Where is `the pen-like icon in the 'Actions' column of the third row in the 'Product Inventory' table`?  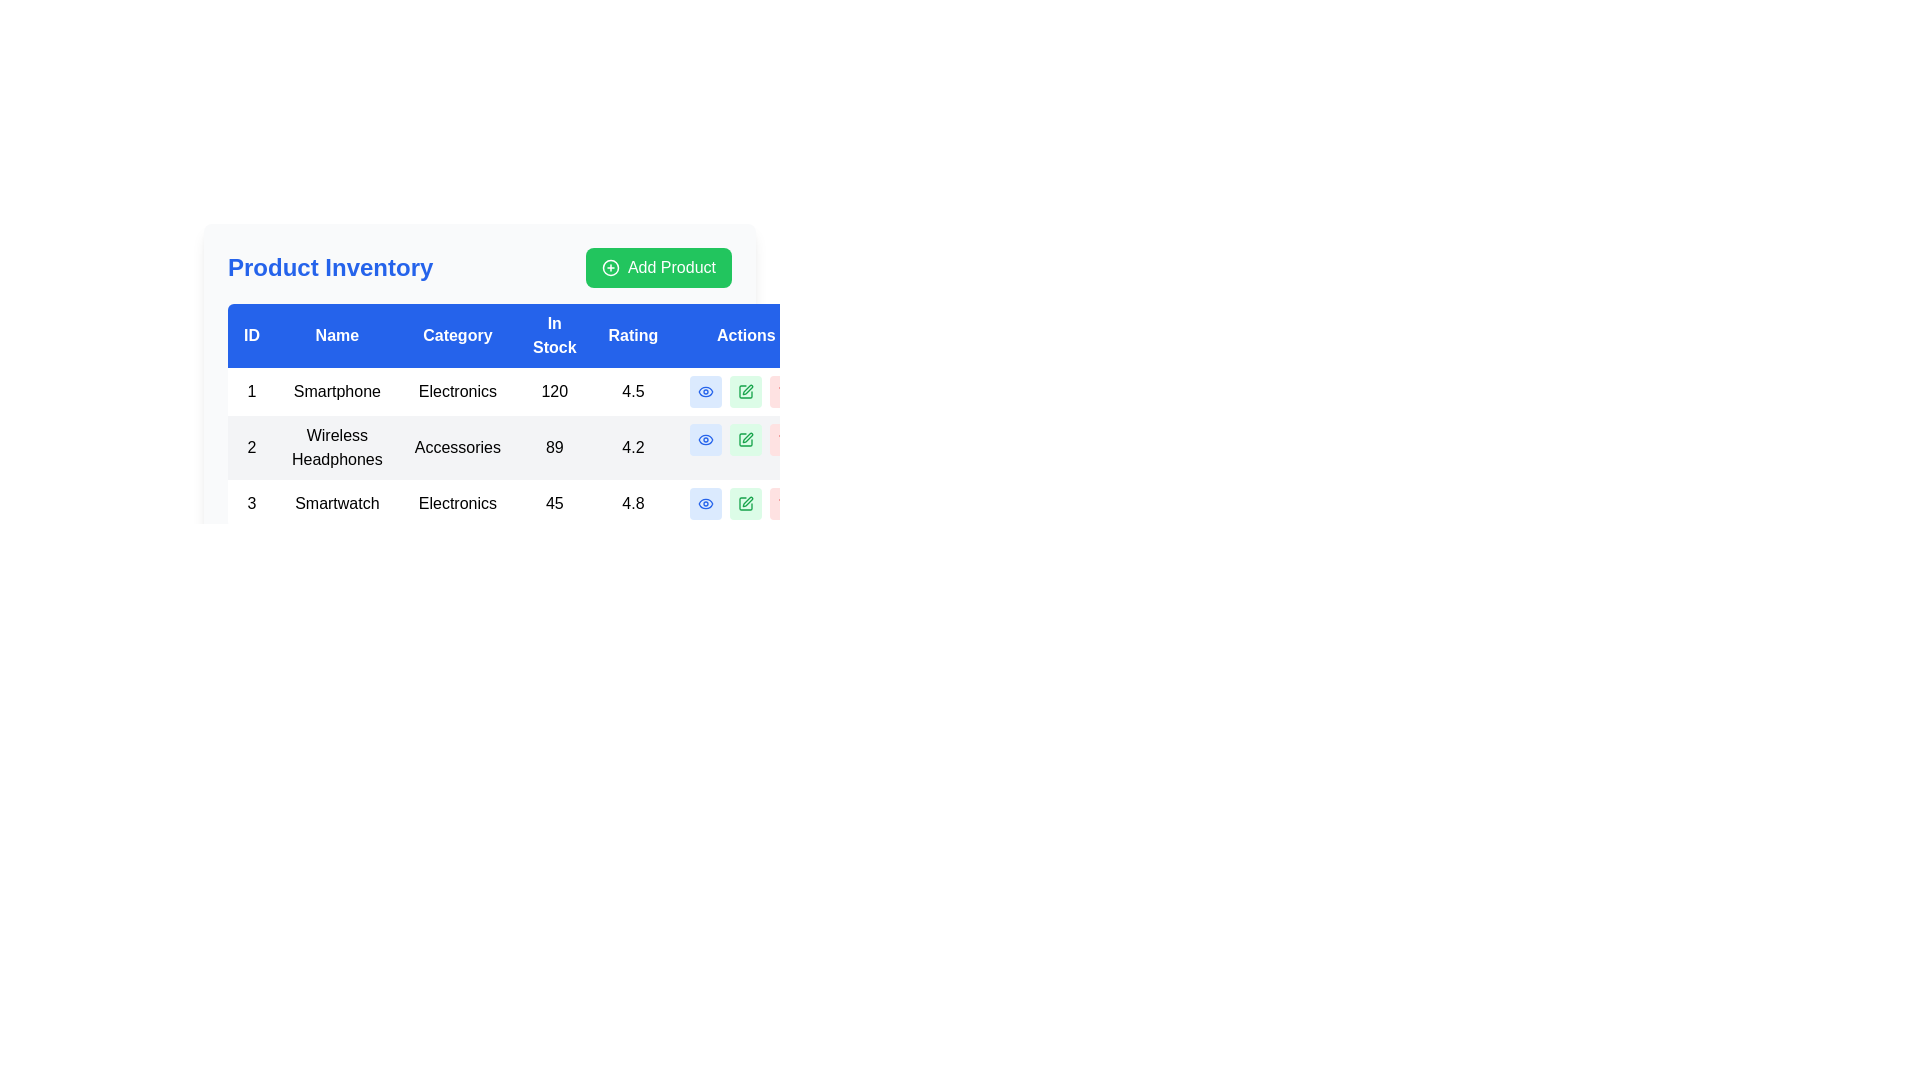
the pen-like icon in the 'Actions' column of the third row in the 'Product Inventory' table is located at coordinates (747, 500).